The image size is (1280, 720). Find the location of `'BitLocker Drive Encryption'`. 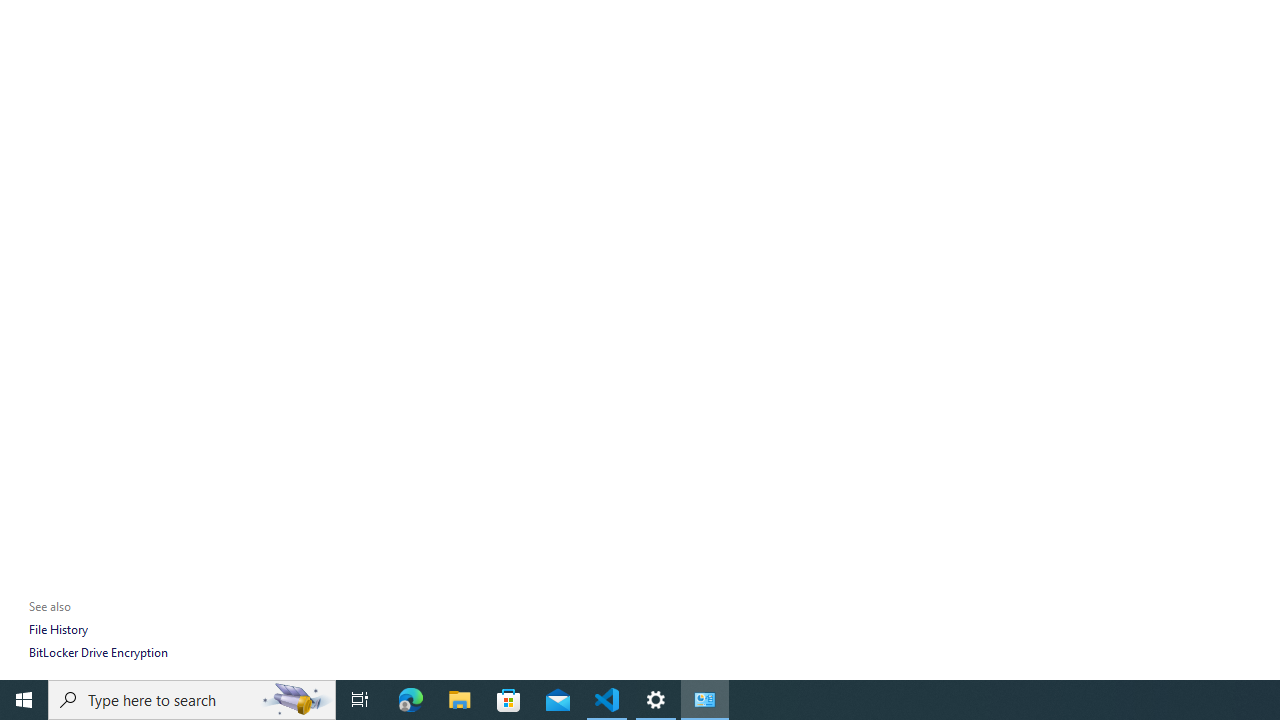

'BitLocker Drive Encryption' is located at coordinates (97, 652).